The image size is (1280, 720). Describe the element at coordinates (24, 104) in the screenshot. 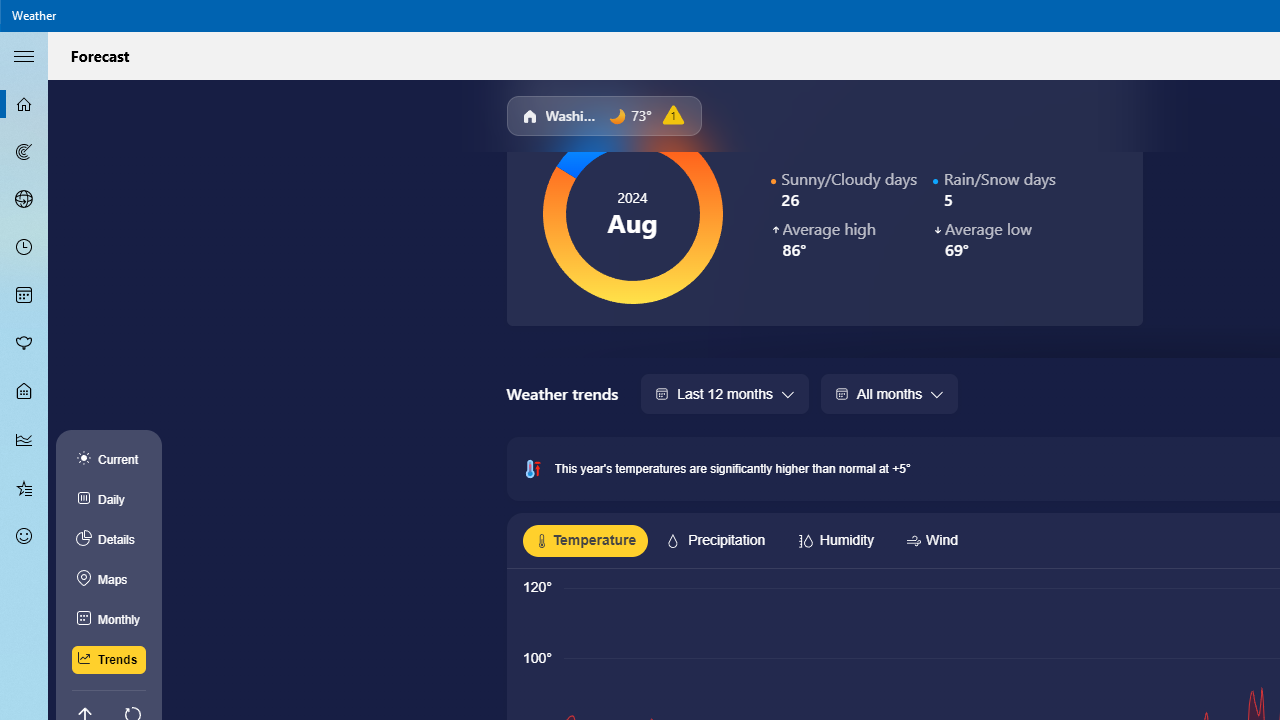

I see `'Forecast - Not Selected'` at that location.